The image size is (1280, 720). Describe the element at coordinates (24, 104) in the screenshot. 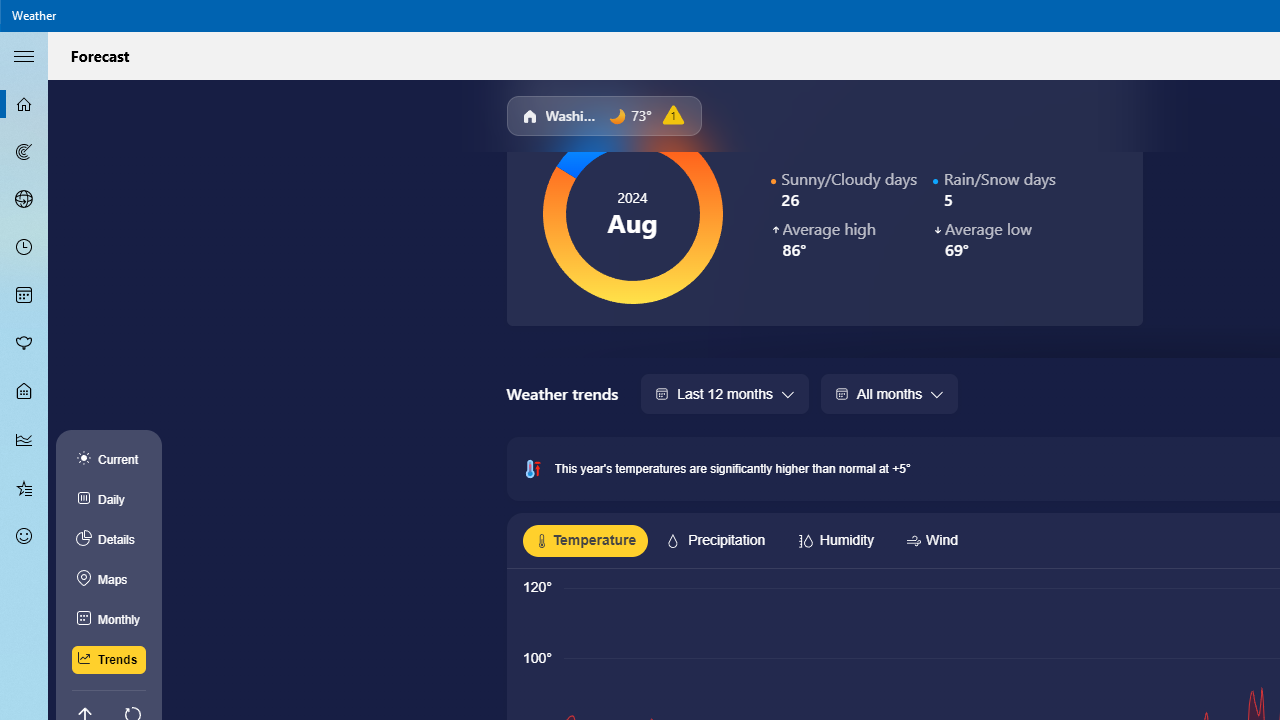

I see `'Forecast - Not Selected'` at that location.